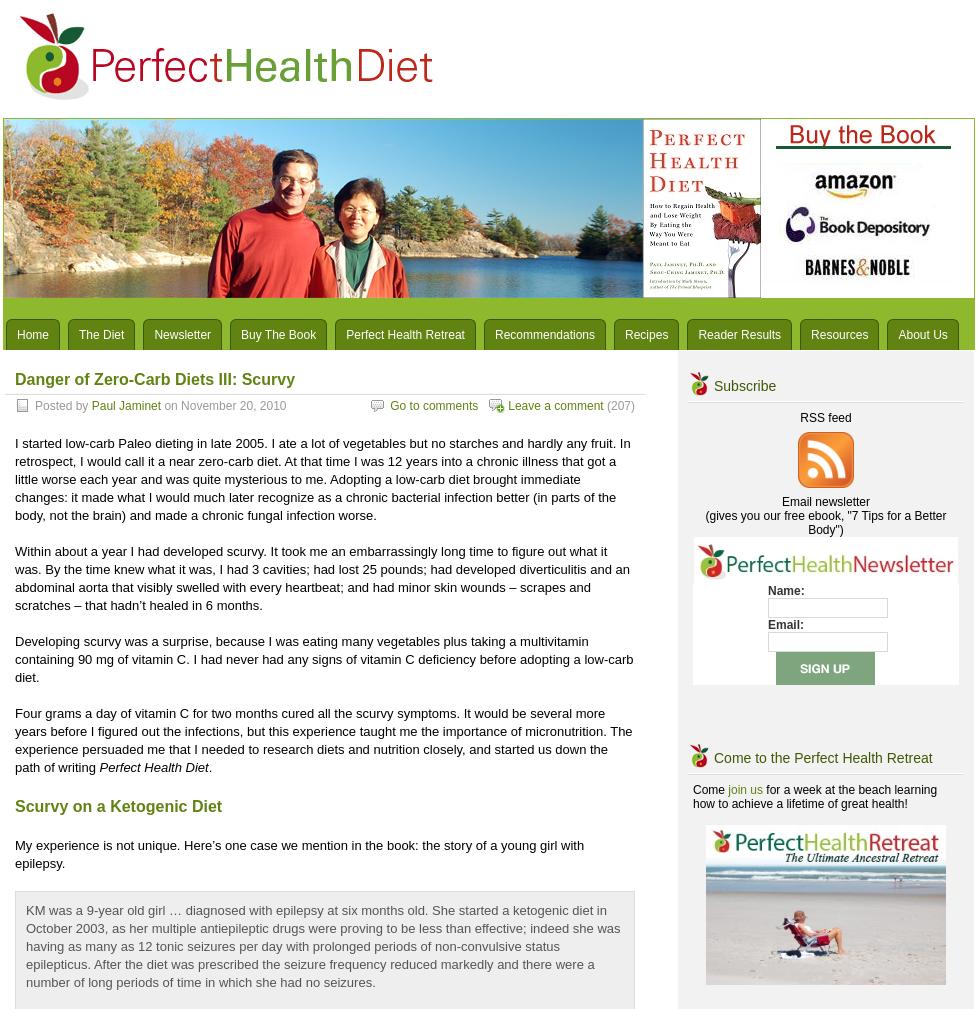 Image resolution: width=980 pixels, height=1009 pixels. I want to click on 'Perfect Health Diet', so click(153, 767).